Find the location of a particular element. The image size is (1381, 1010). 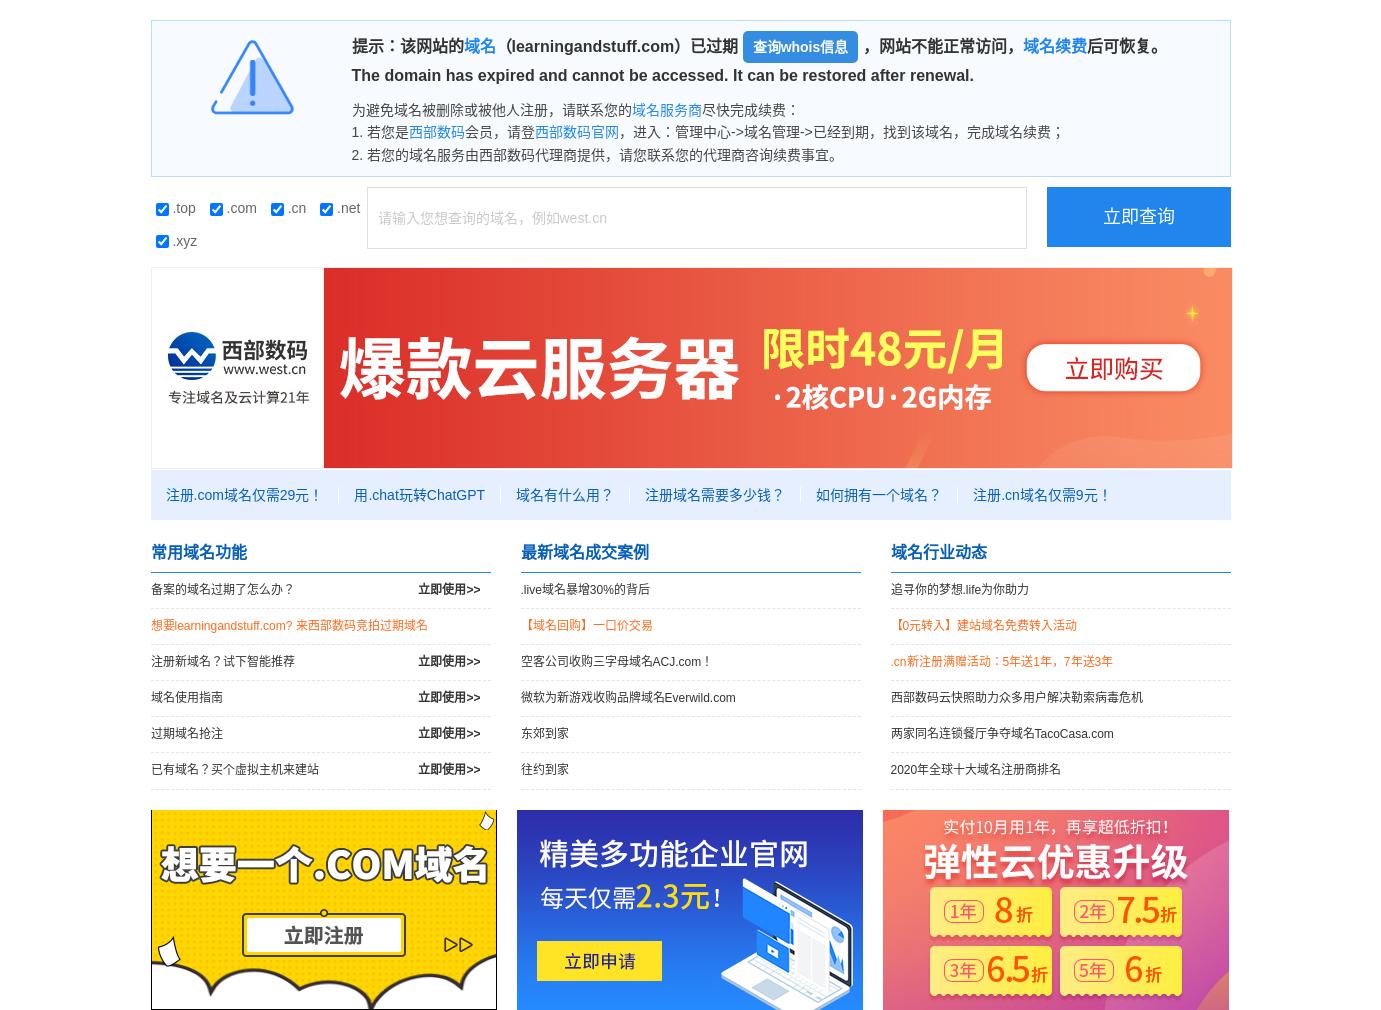

'【0元转入】建站域名免费转入活动' is located at coordinates (982, 623).